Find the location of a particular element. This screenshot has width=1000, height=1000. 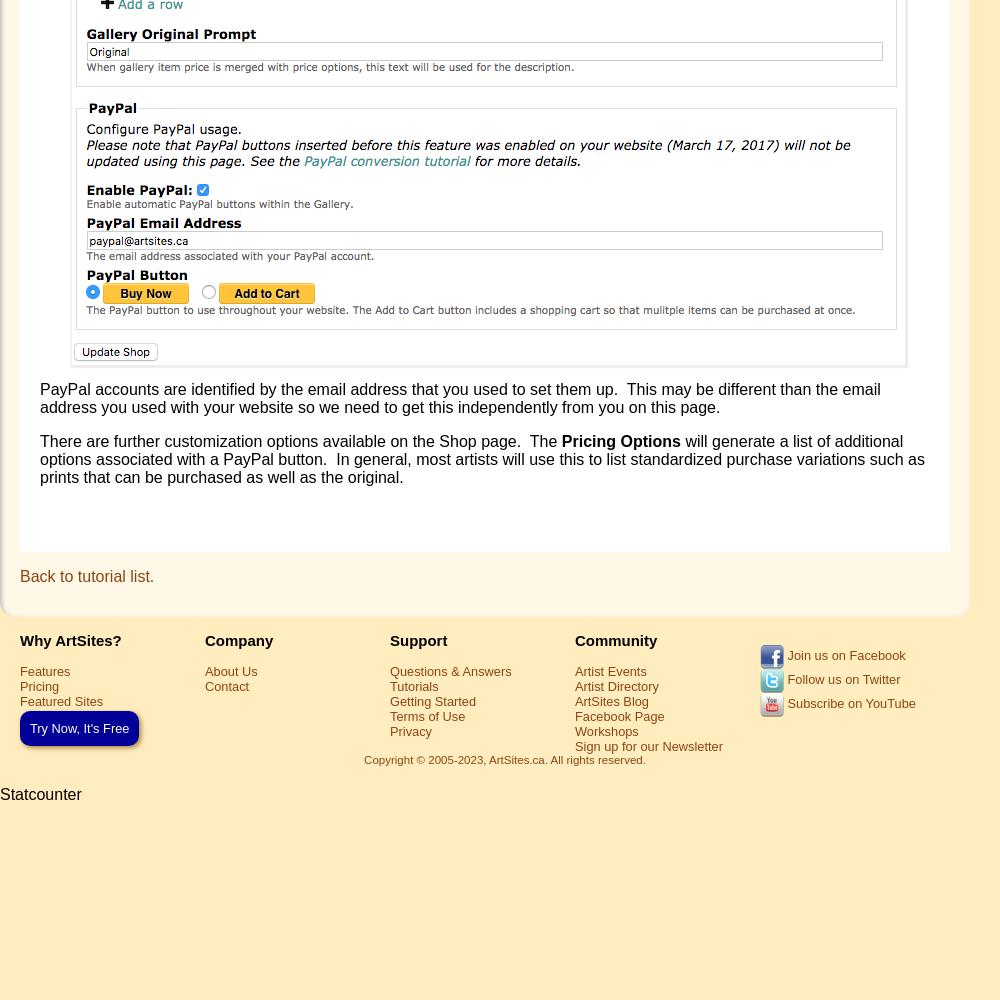

'Features' is located at coordinates (45, 670).